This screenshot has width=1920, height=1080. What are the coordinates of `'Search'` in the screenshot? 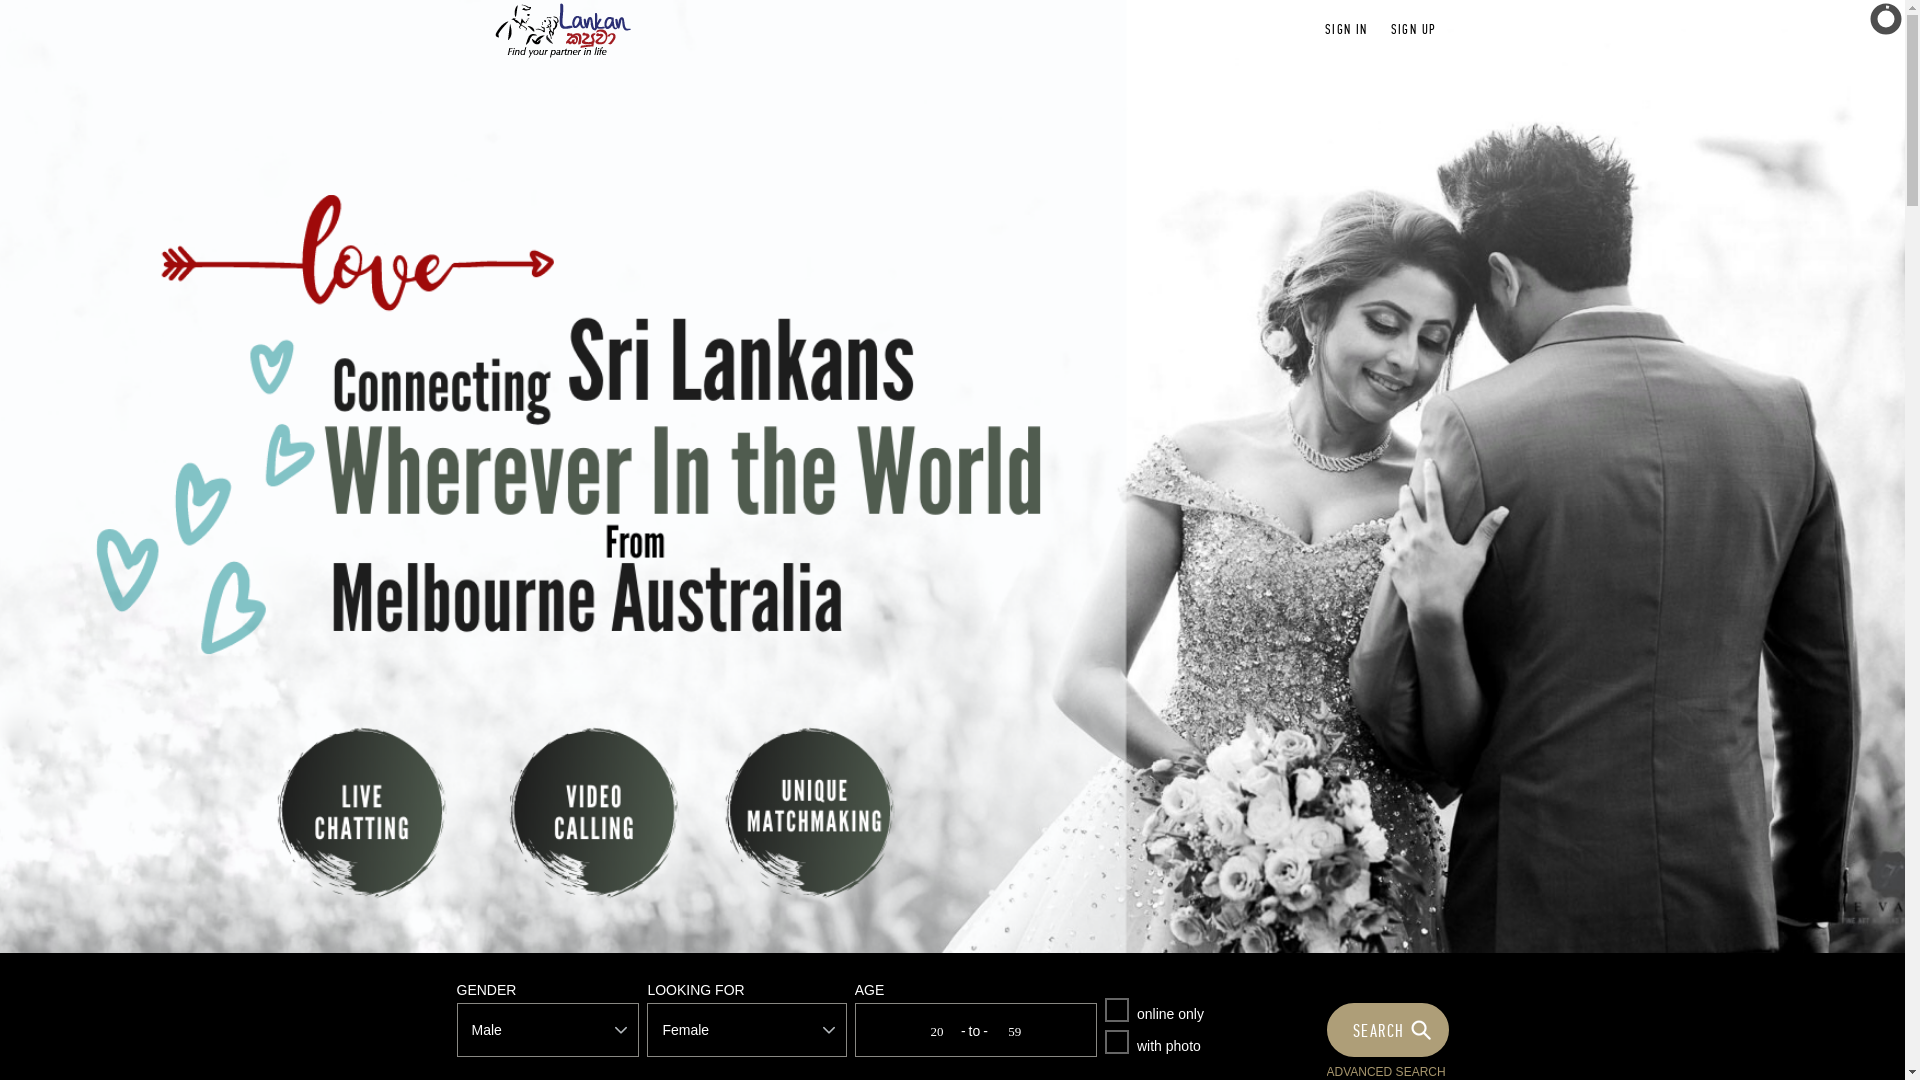 It's located at (1389, 1029).